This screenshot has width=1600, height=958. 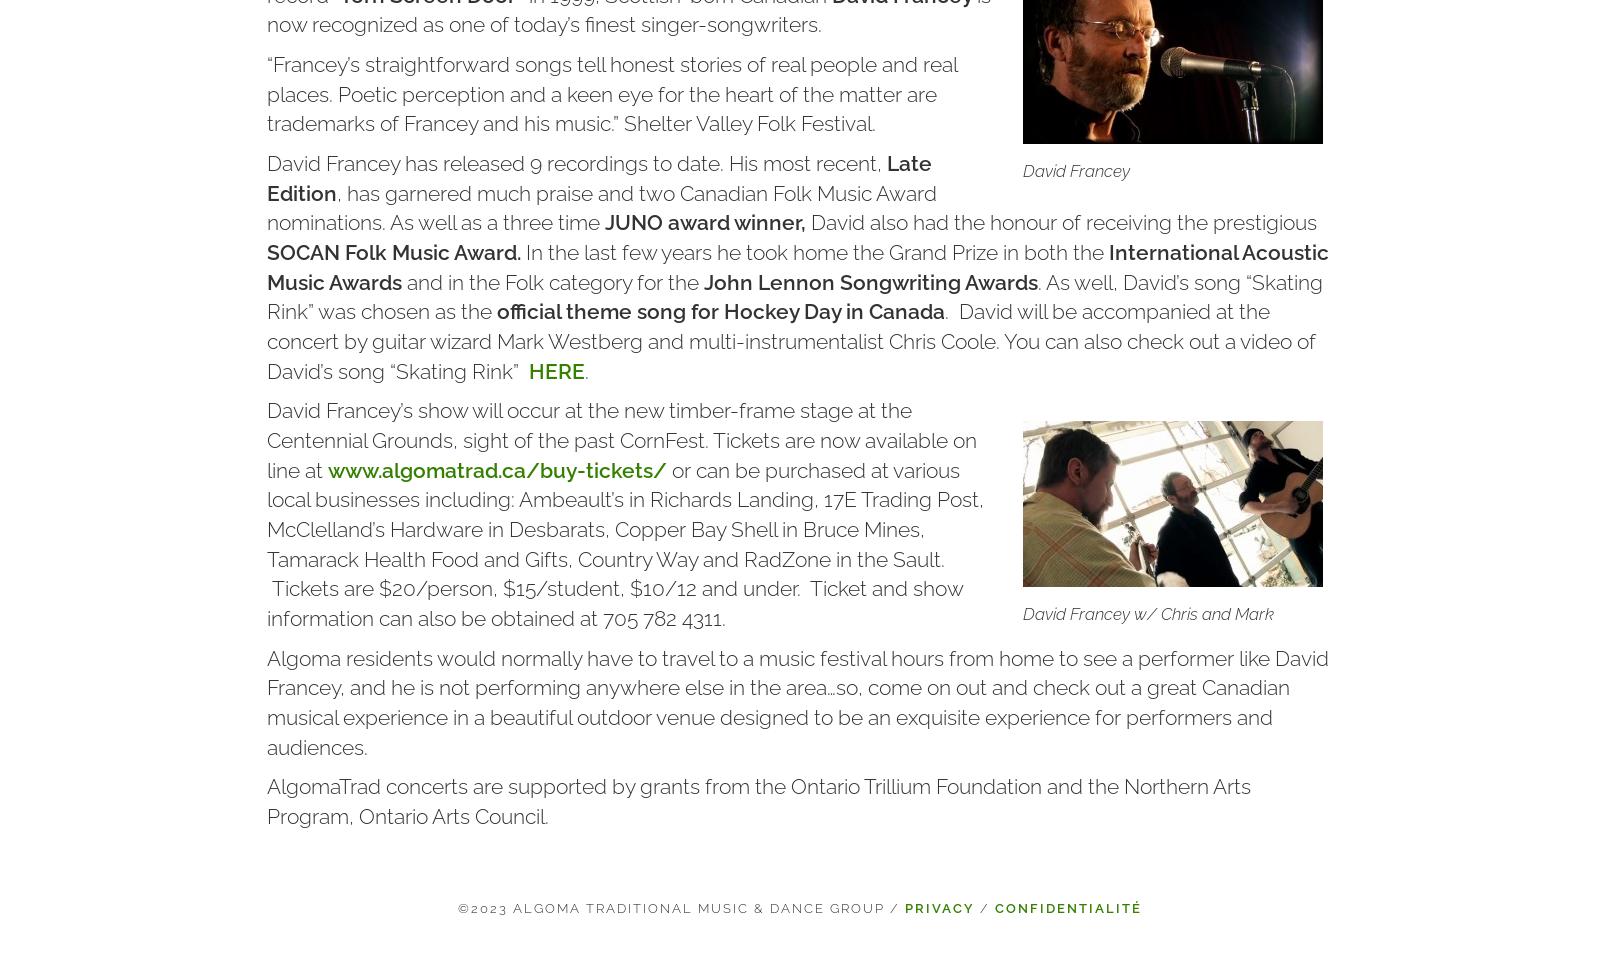 What do you see at coordinates (681, 908) in the screenshot?
I see `'©2023 Algoma Traditional Music & Dance Group /'` at bounding box center [681, 908].